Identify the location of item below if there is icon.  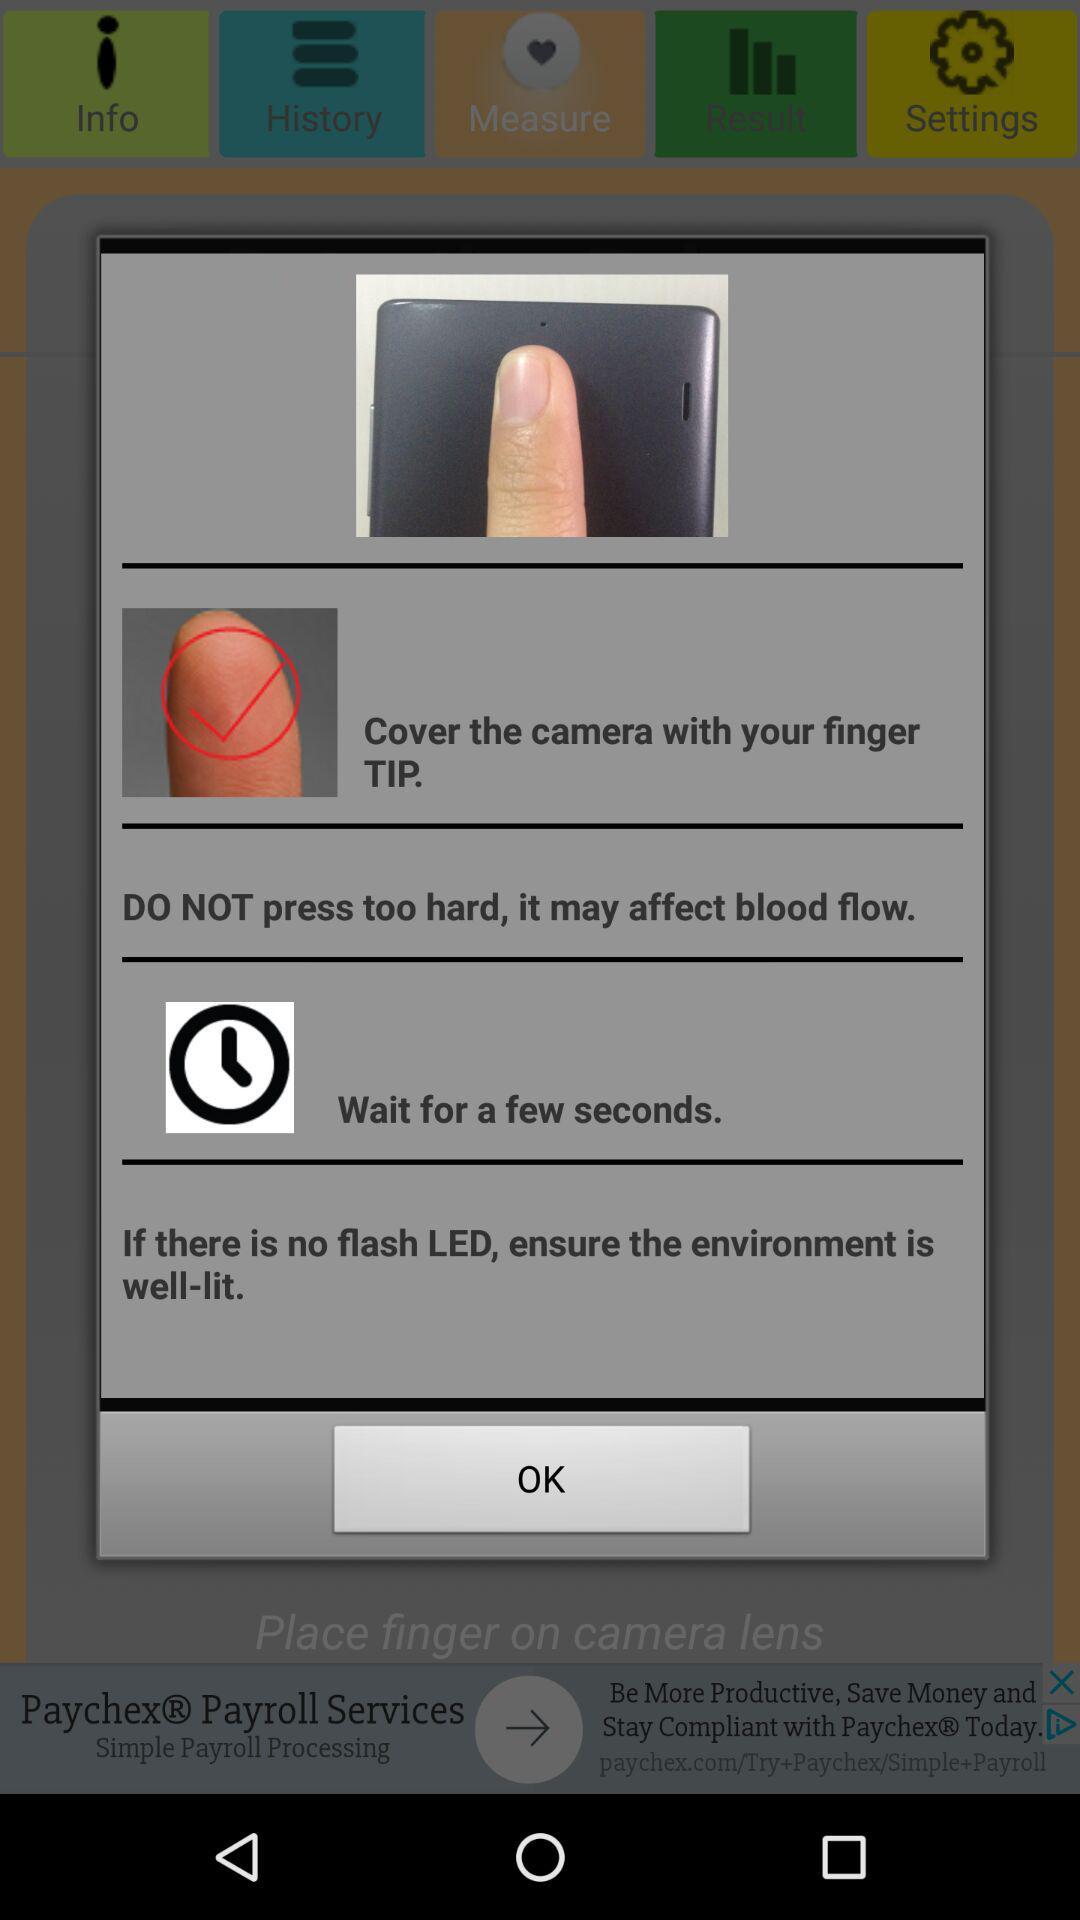
(542, 1484).